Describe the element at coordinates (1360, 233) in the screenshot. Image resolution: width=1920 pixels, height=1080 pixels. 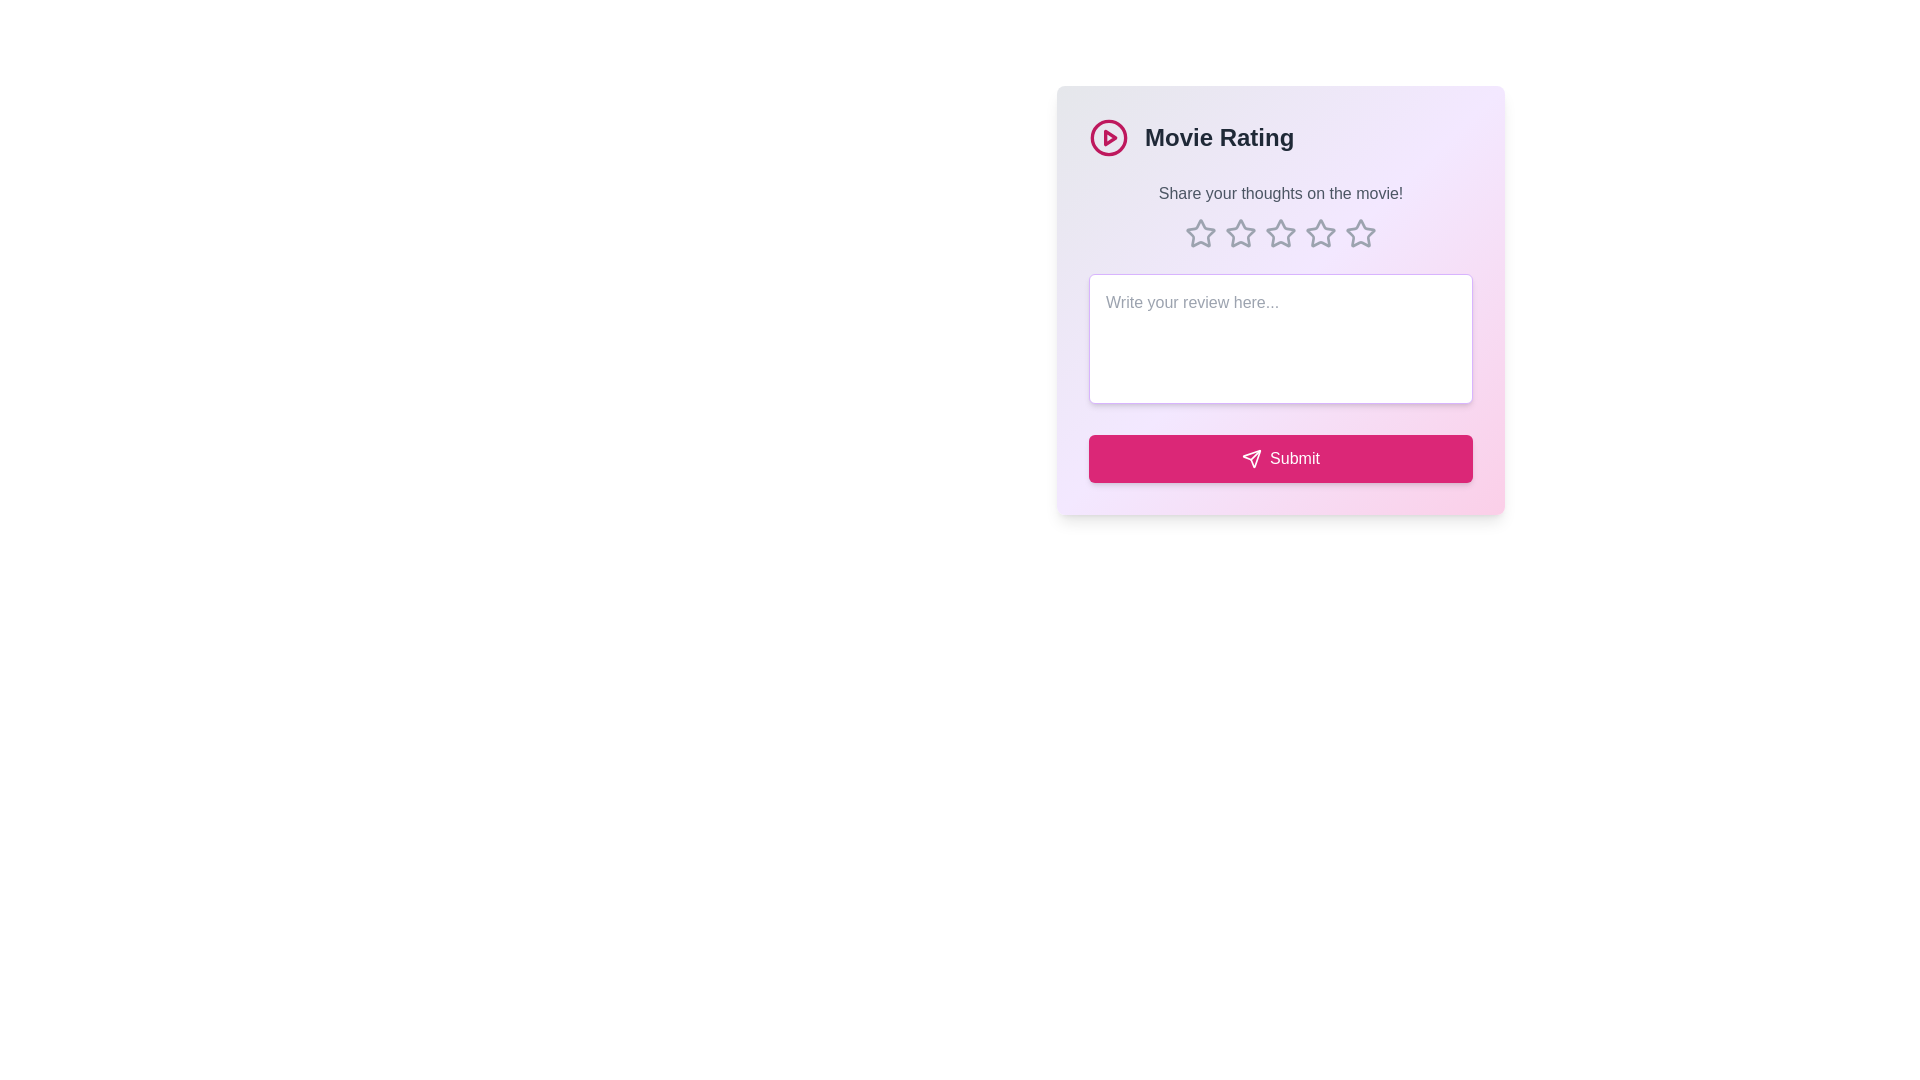
I see `the fifth star-shaped UI icon in the star-based rating system` at that location.